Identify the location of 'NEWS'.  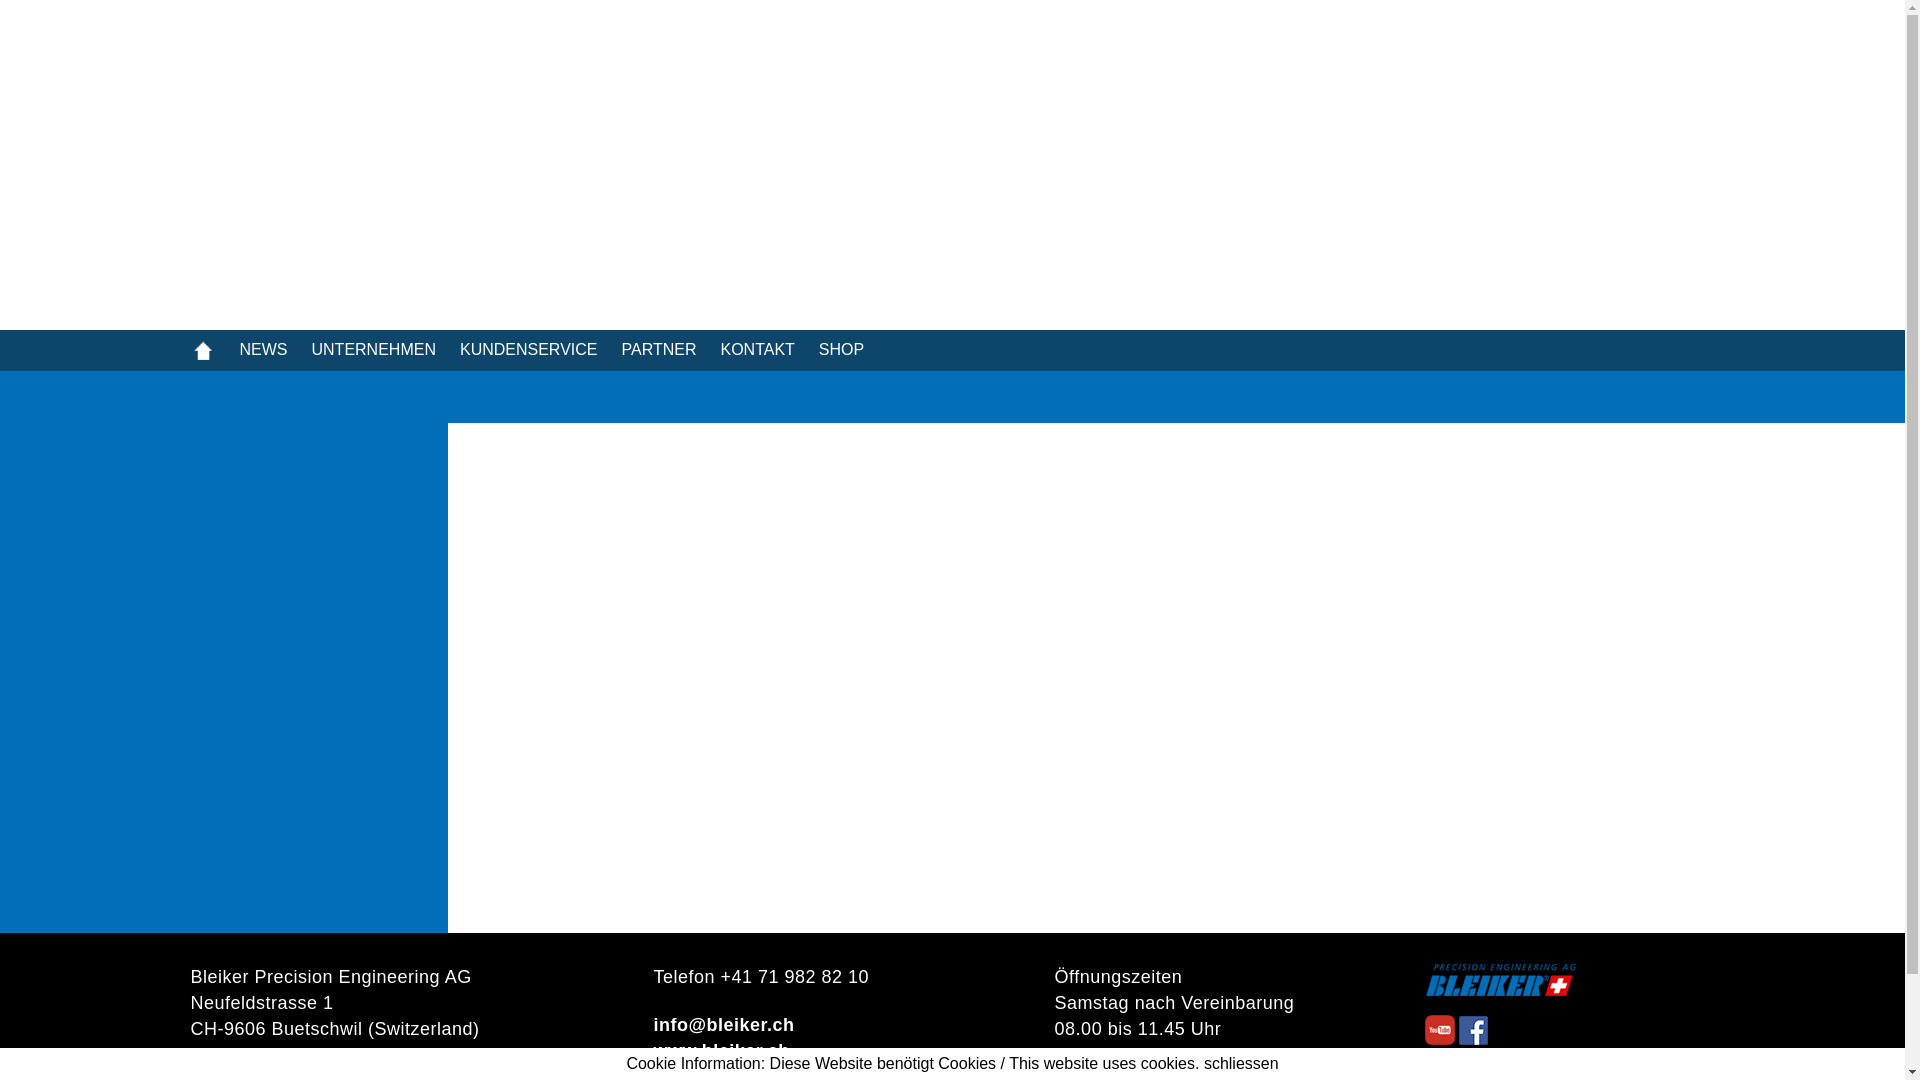
(274, 348).